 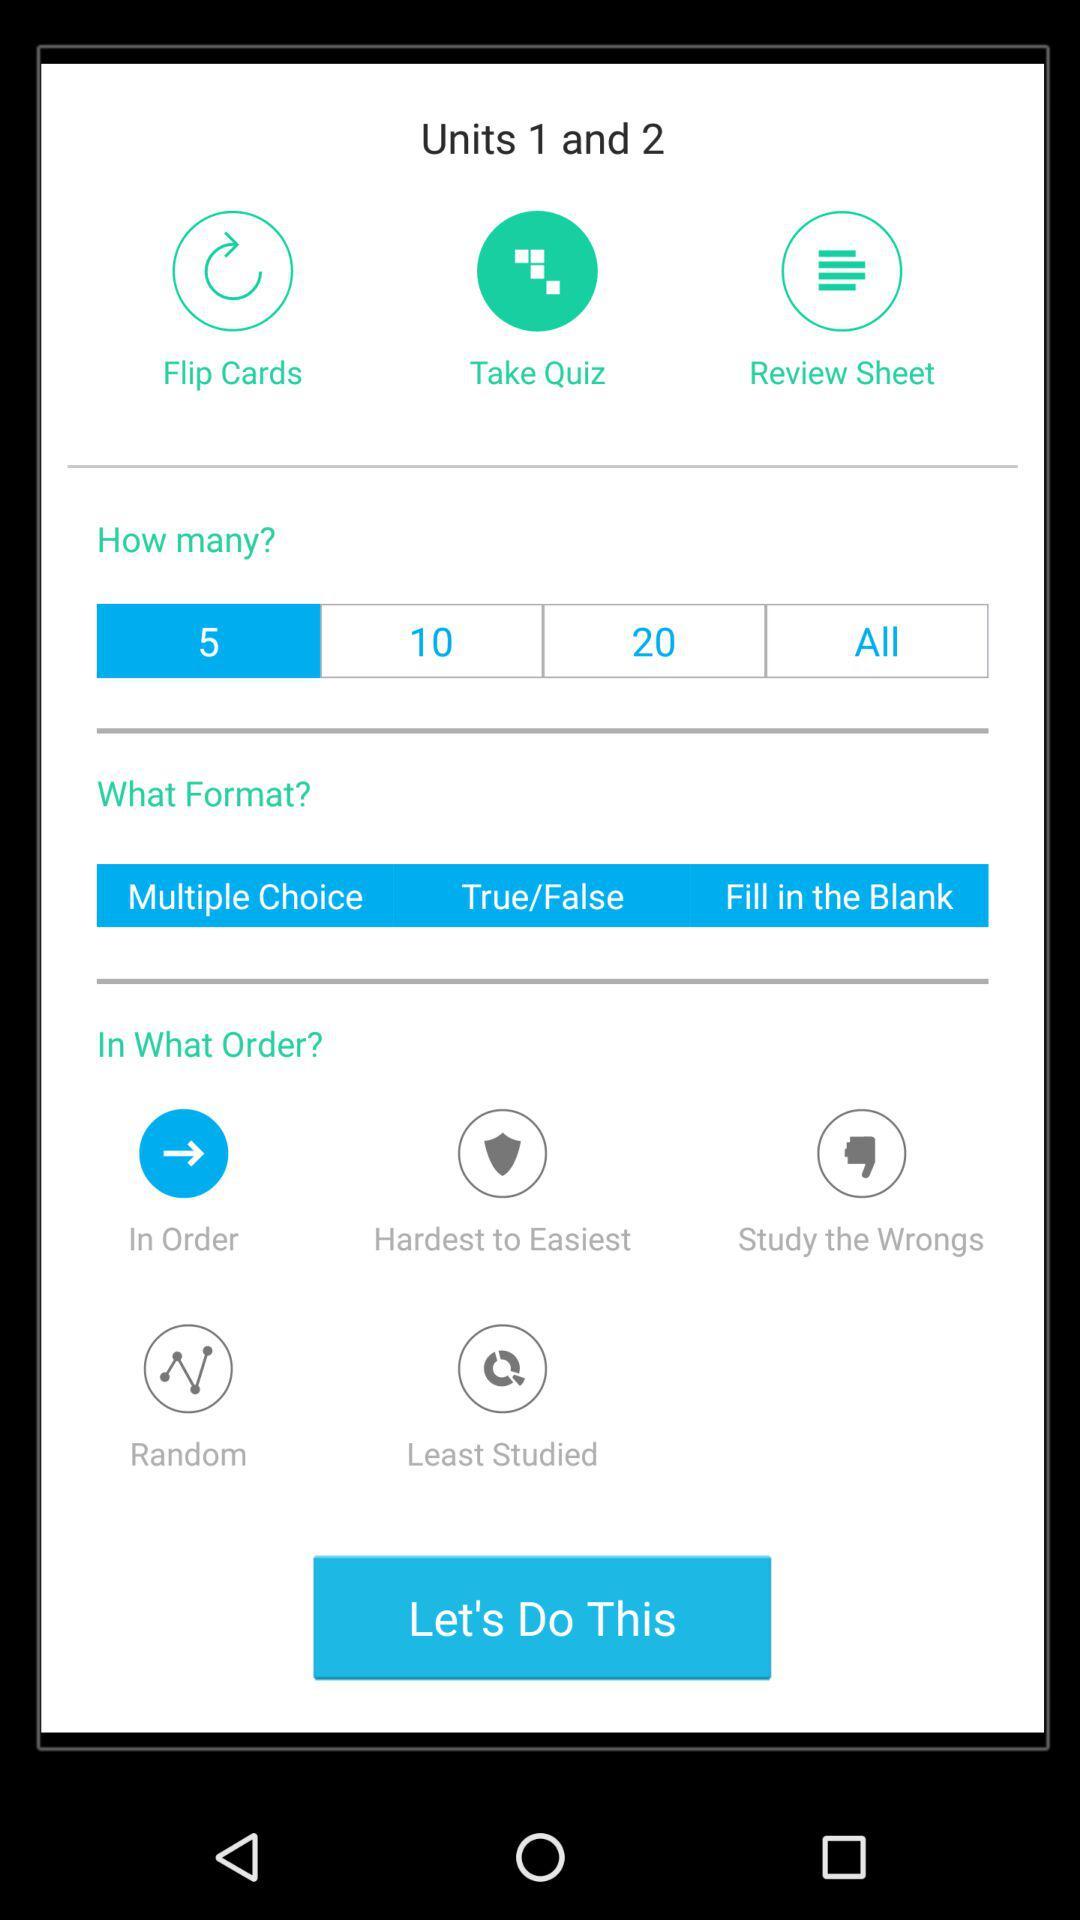 I want to click on item next to take quiz, so click(x=231, y=270).